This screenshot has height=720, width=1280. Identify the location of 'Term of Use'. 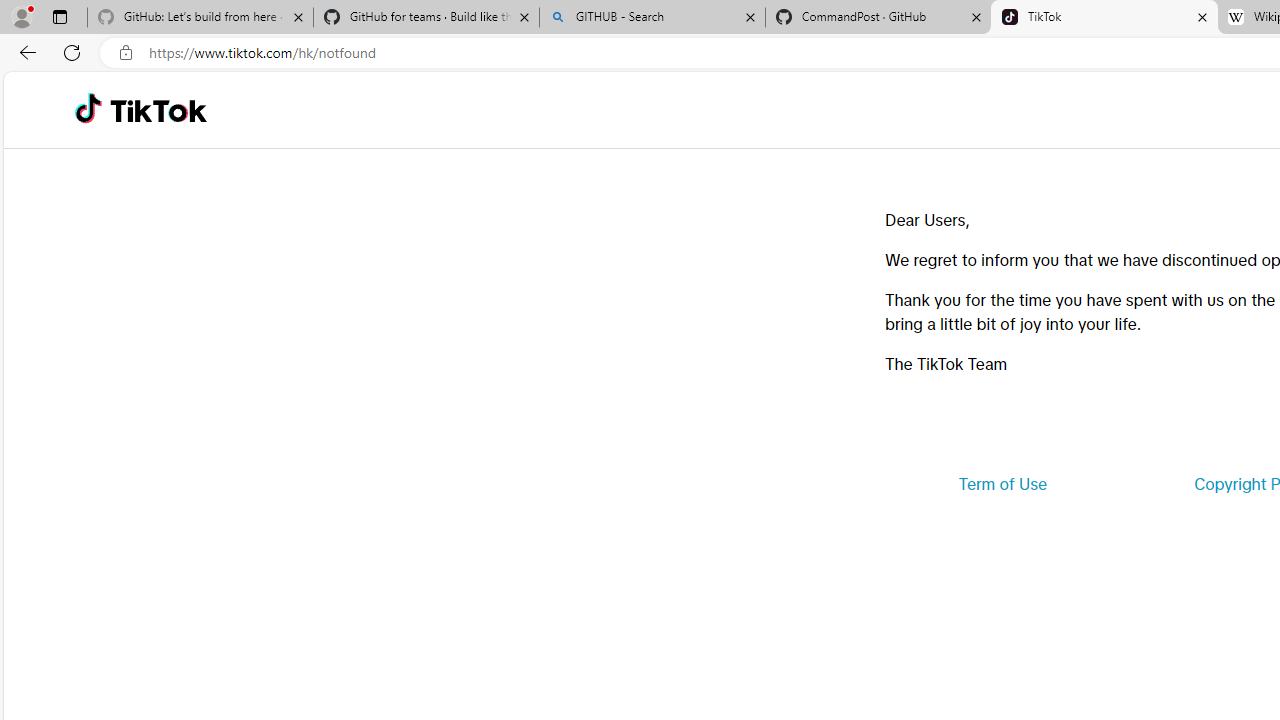
(1002, 484).